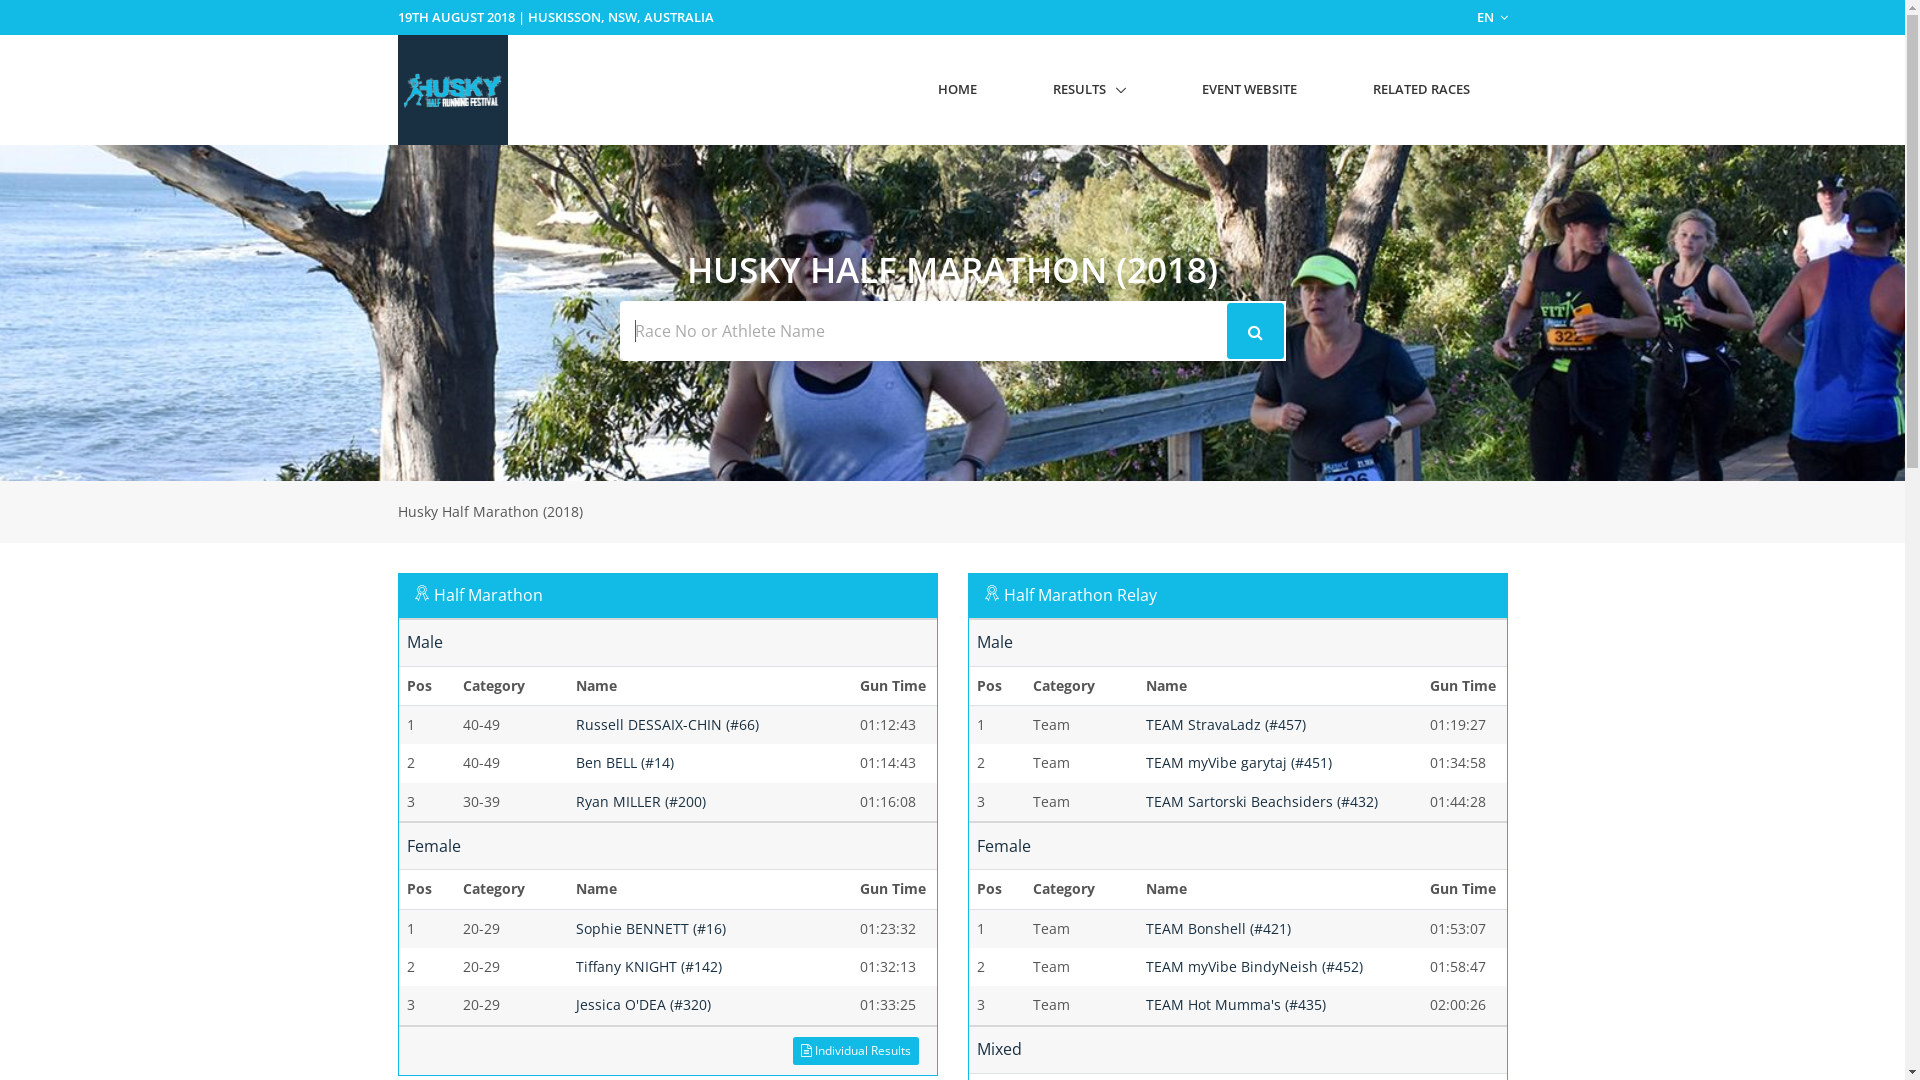  Describe the element at coordinates (1079, 593) in the screenshot. I see `'Half Marathon Relay'` at that location.